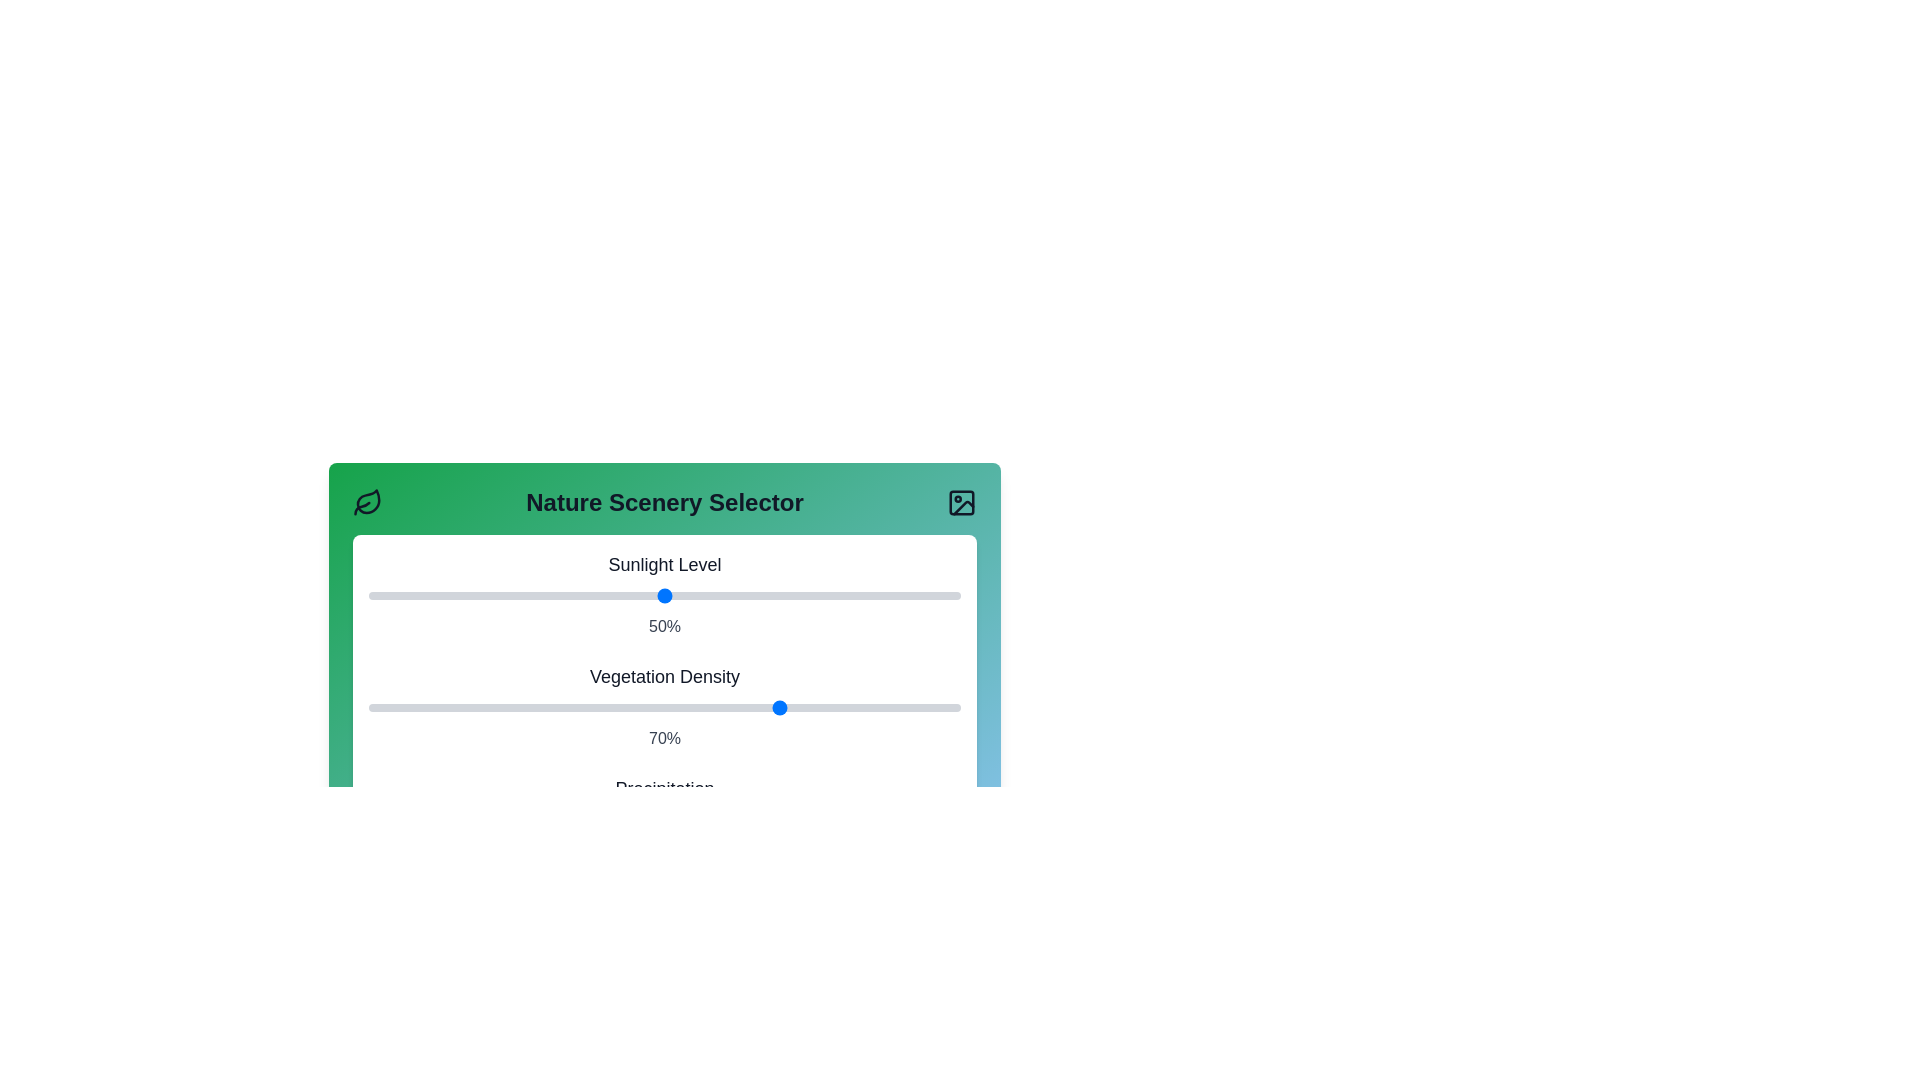 Image resolution: width=1920 pixels, height=1080 pixels. I want to click on the Vegetation Density slider to set its value to 56, so click(700, 707).